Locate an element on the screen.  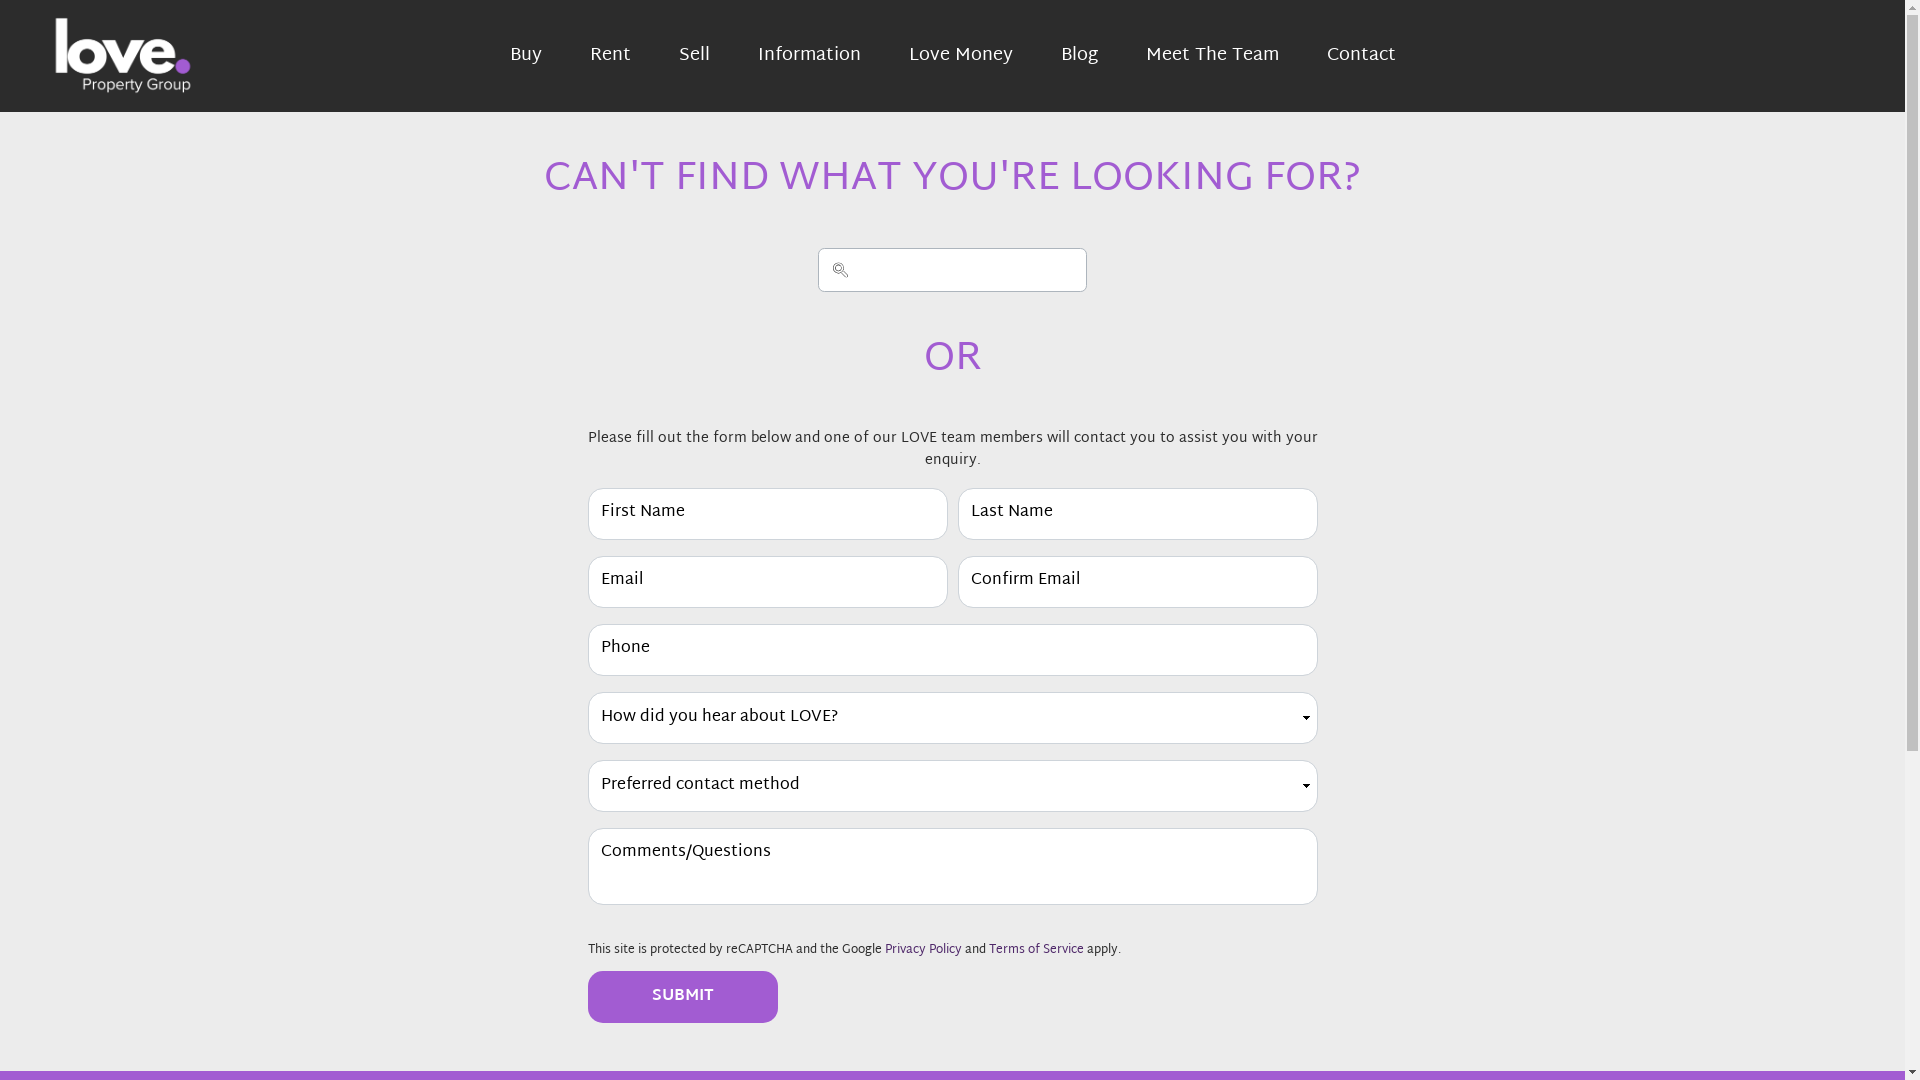
'Sell' is located at coordinates (693, 55).